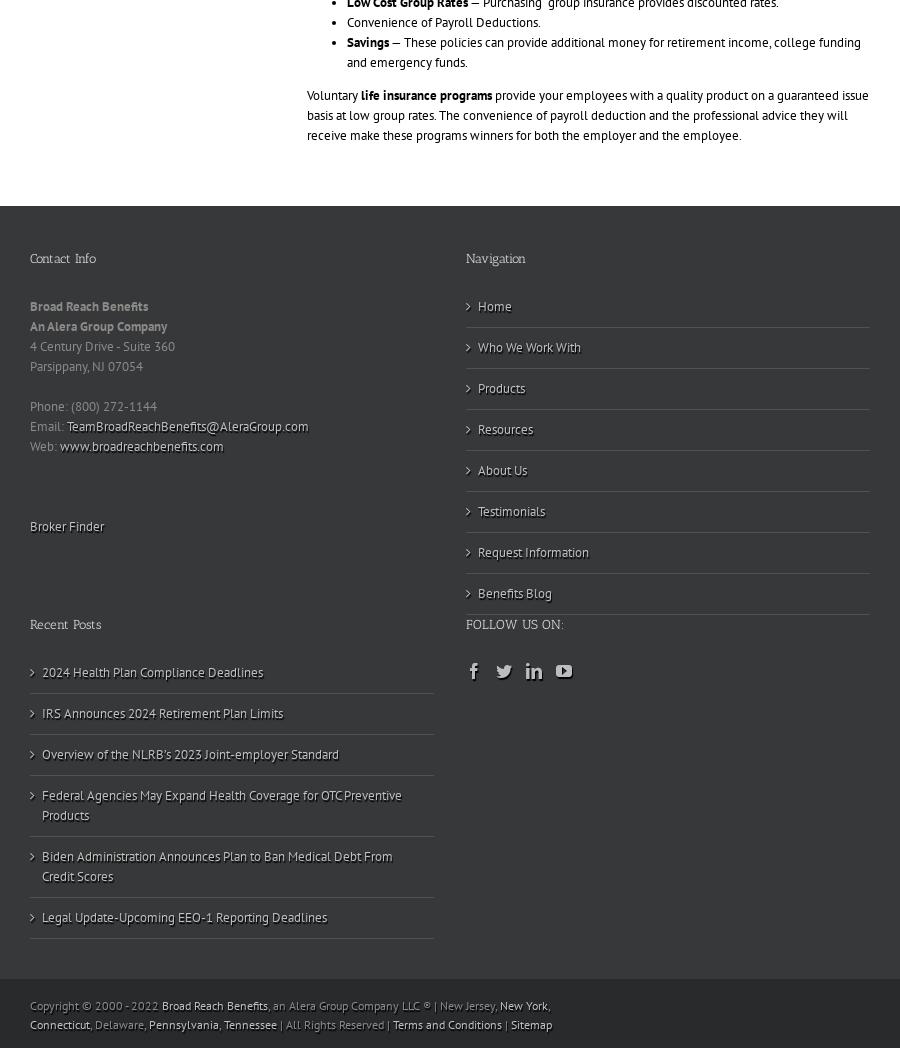  What do you see at coordinates (528, 347) in the screenshot?
I see `'Who We Work With'` at bounding box center [528, 347].